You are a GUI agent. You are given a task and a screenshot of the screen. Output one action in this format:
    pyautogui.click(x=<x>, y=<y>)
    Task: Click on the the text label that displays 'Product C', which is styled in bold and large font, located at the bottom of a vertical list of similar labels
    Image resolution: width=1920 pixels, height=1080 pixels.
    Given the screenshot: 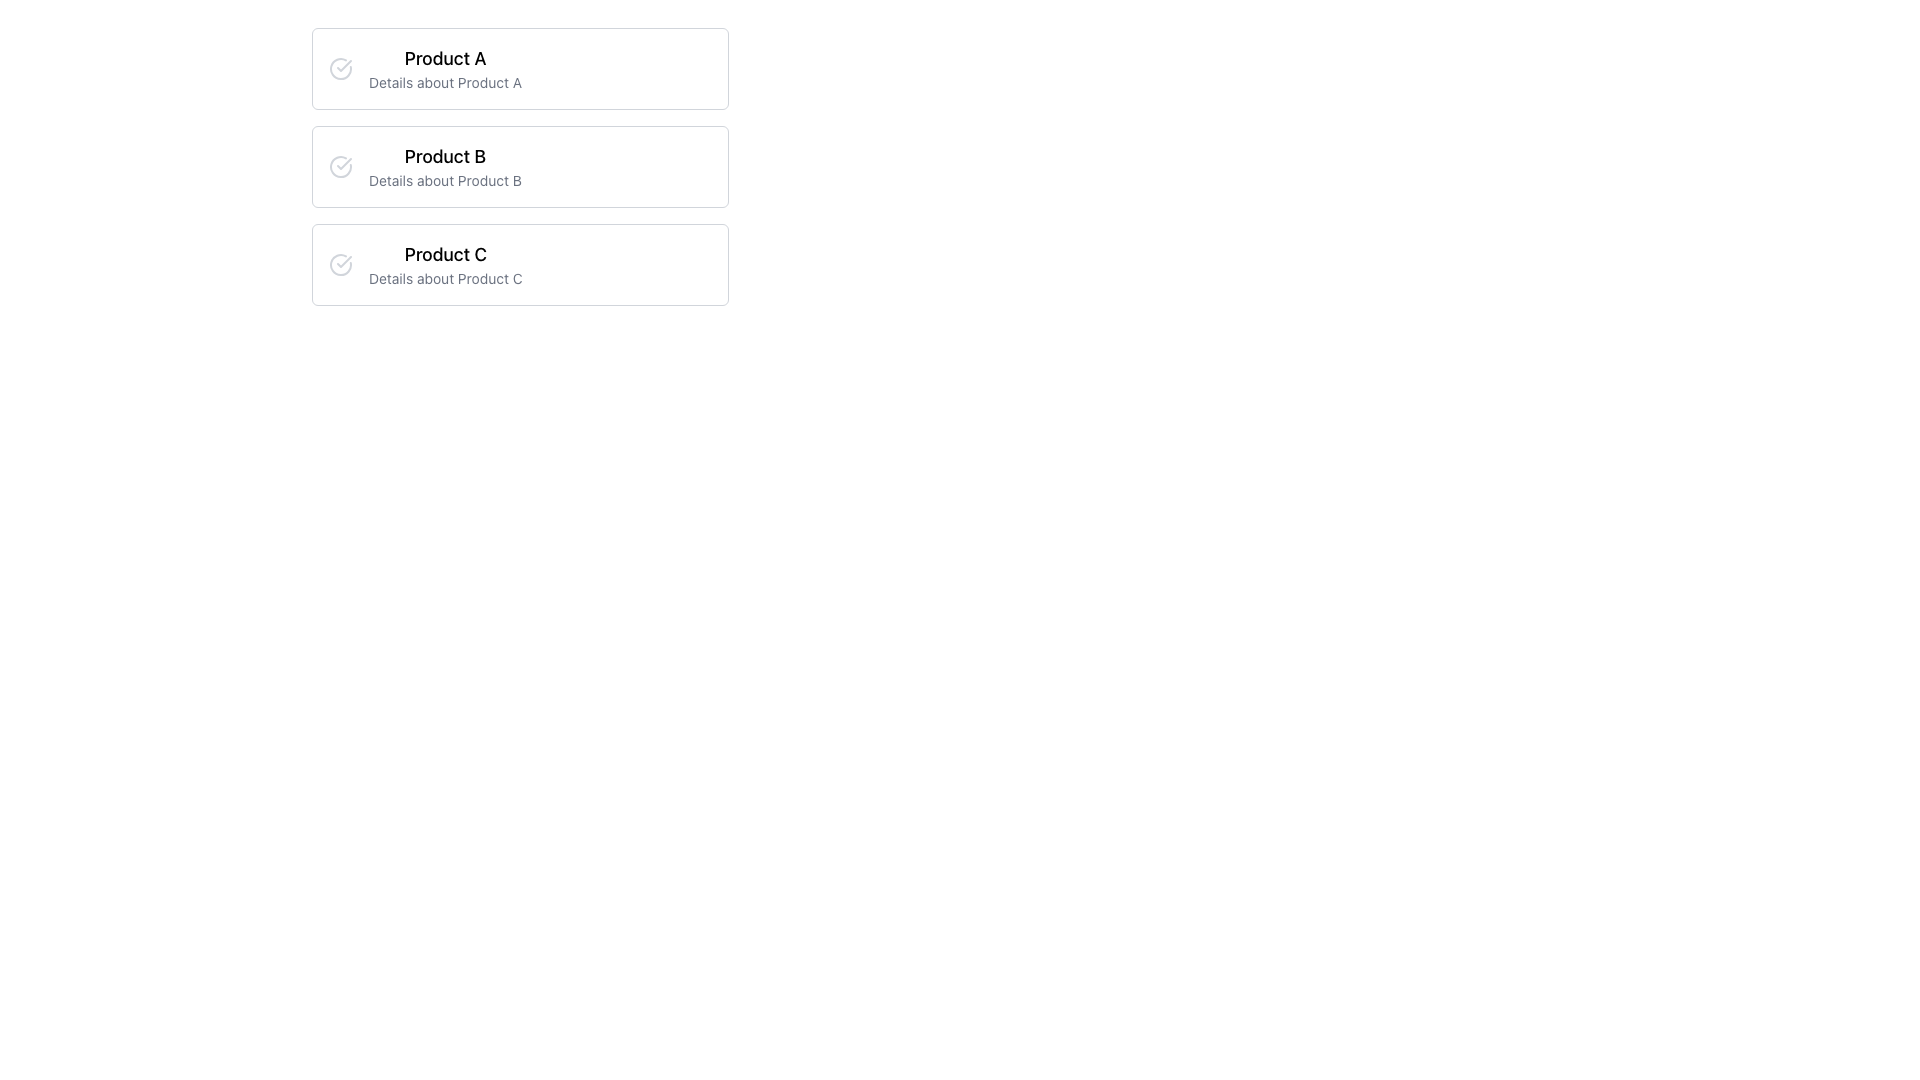 What is the action you would take?
    pyautogui.click(x=444, y=253)
    